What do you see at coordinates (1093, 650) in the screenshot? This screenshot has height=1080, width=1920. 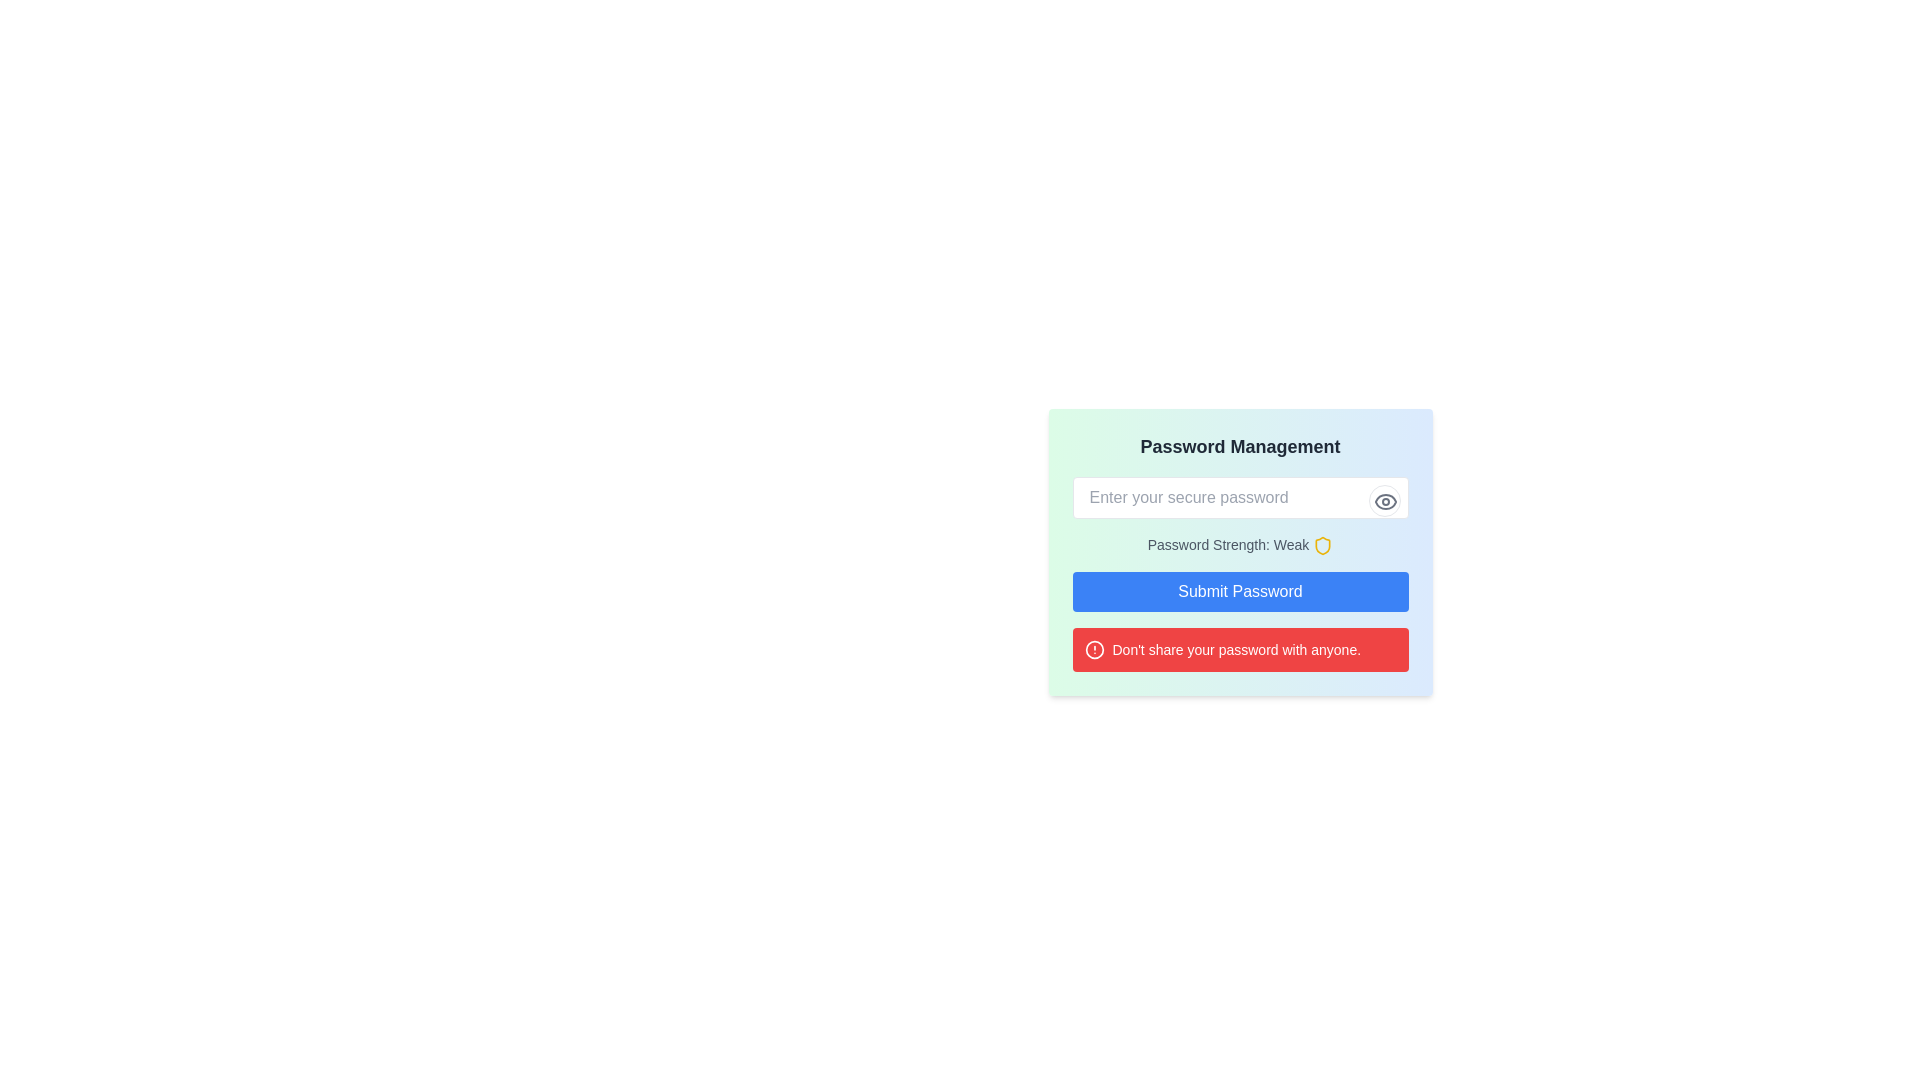 I see `the centered circle graphic component within the SVG element located in the bottom section of the password management dialog's error notification area` at bounding box center [1093, 650].